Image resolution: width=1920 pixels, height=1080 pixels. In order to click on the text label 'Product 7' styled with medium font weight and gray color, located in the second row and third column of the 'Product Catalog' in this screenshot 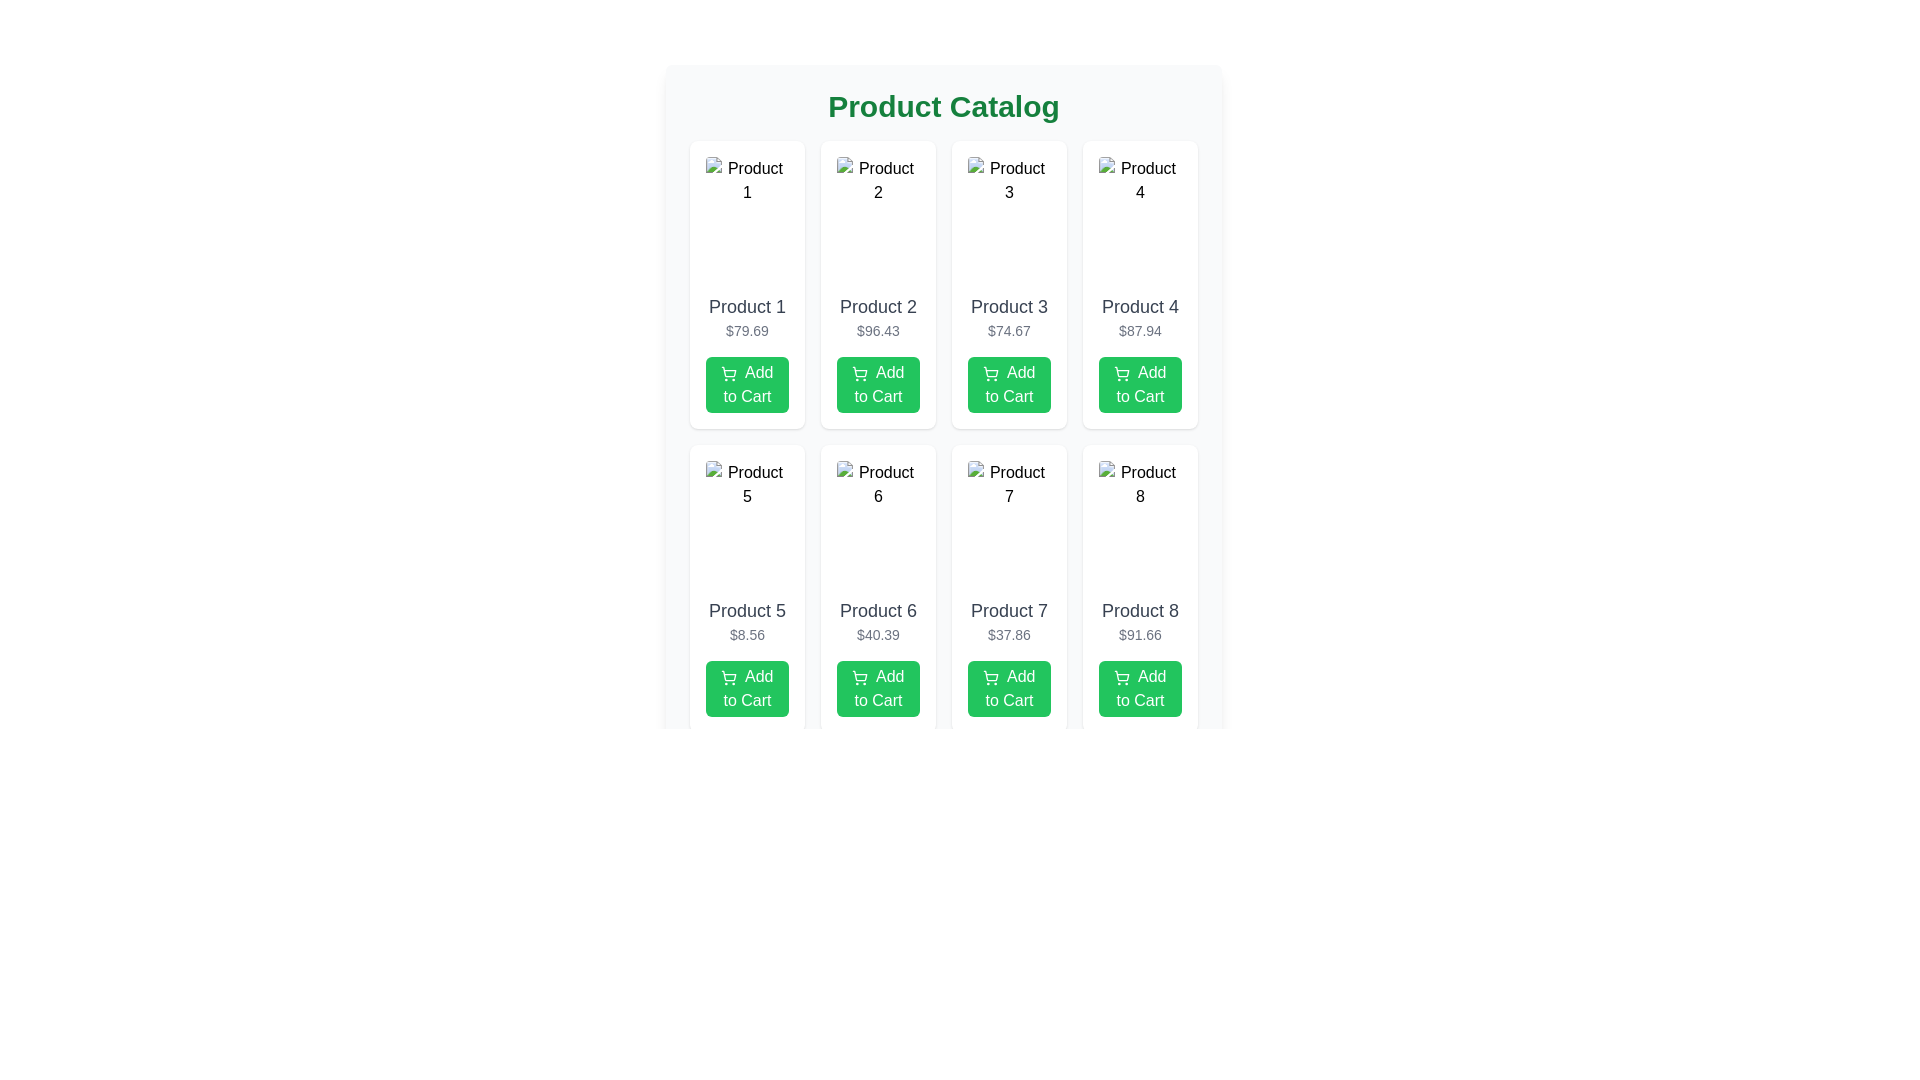, I will do `click(1009, 609)`.